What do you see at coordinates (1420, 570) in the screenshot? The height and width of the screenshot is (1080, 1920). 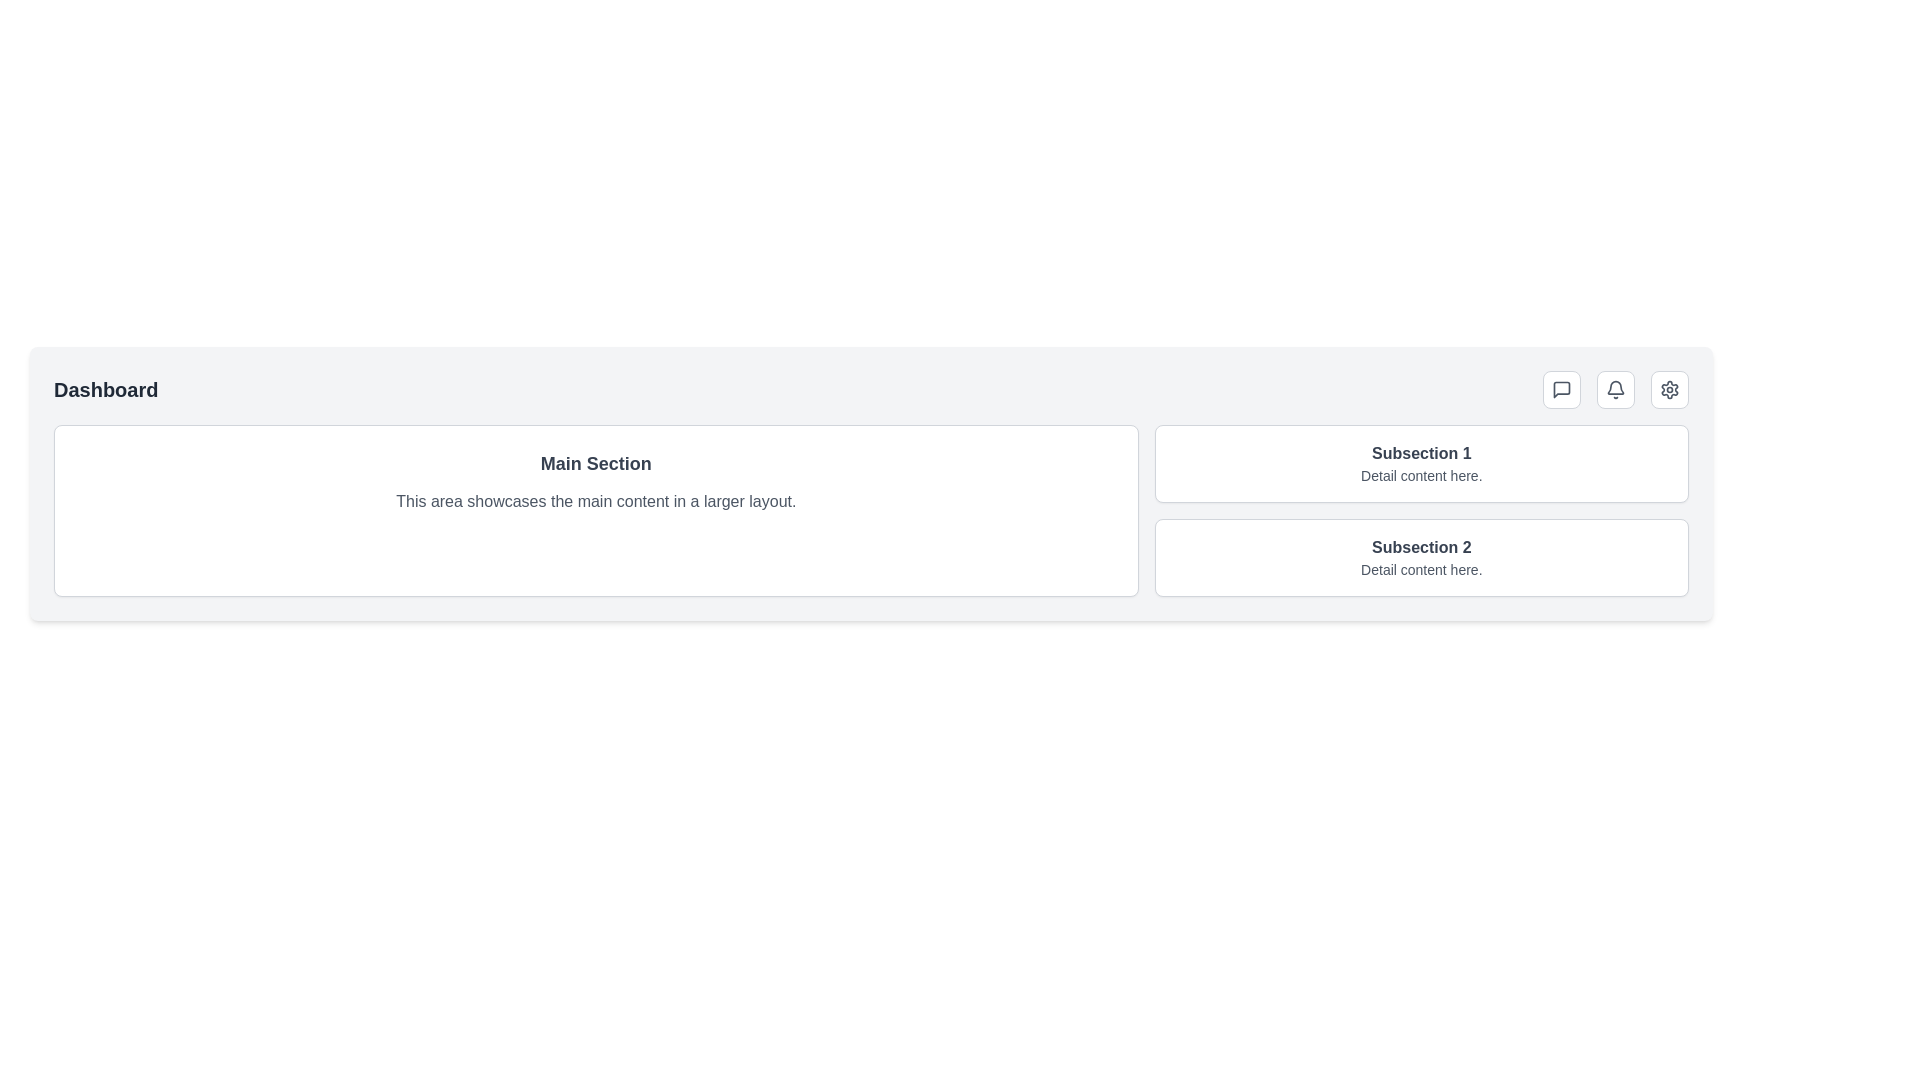 I see `text label located directly below the title 'Subsection 2' in the second column on the right side of the interface layout` at bounding box center [1420, 570].